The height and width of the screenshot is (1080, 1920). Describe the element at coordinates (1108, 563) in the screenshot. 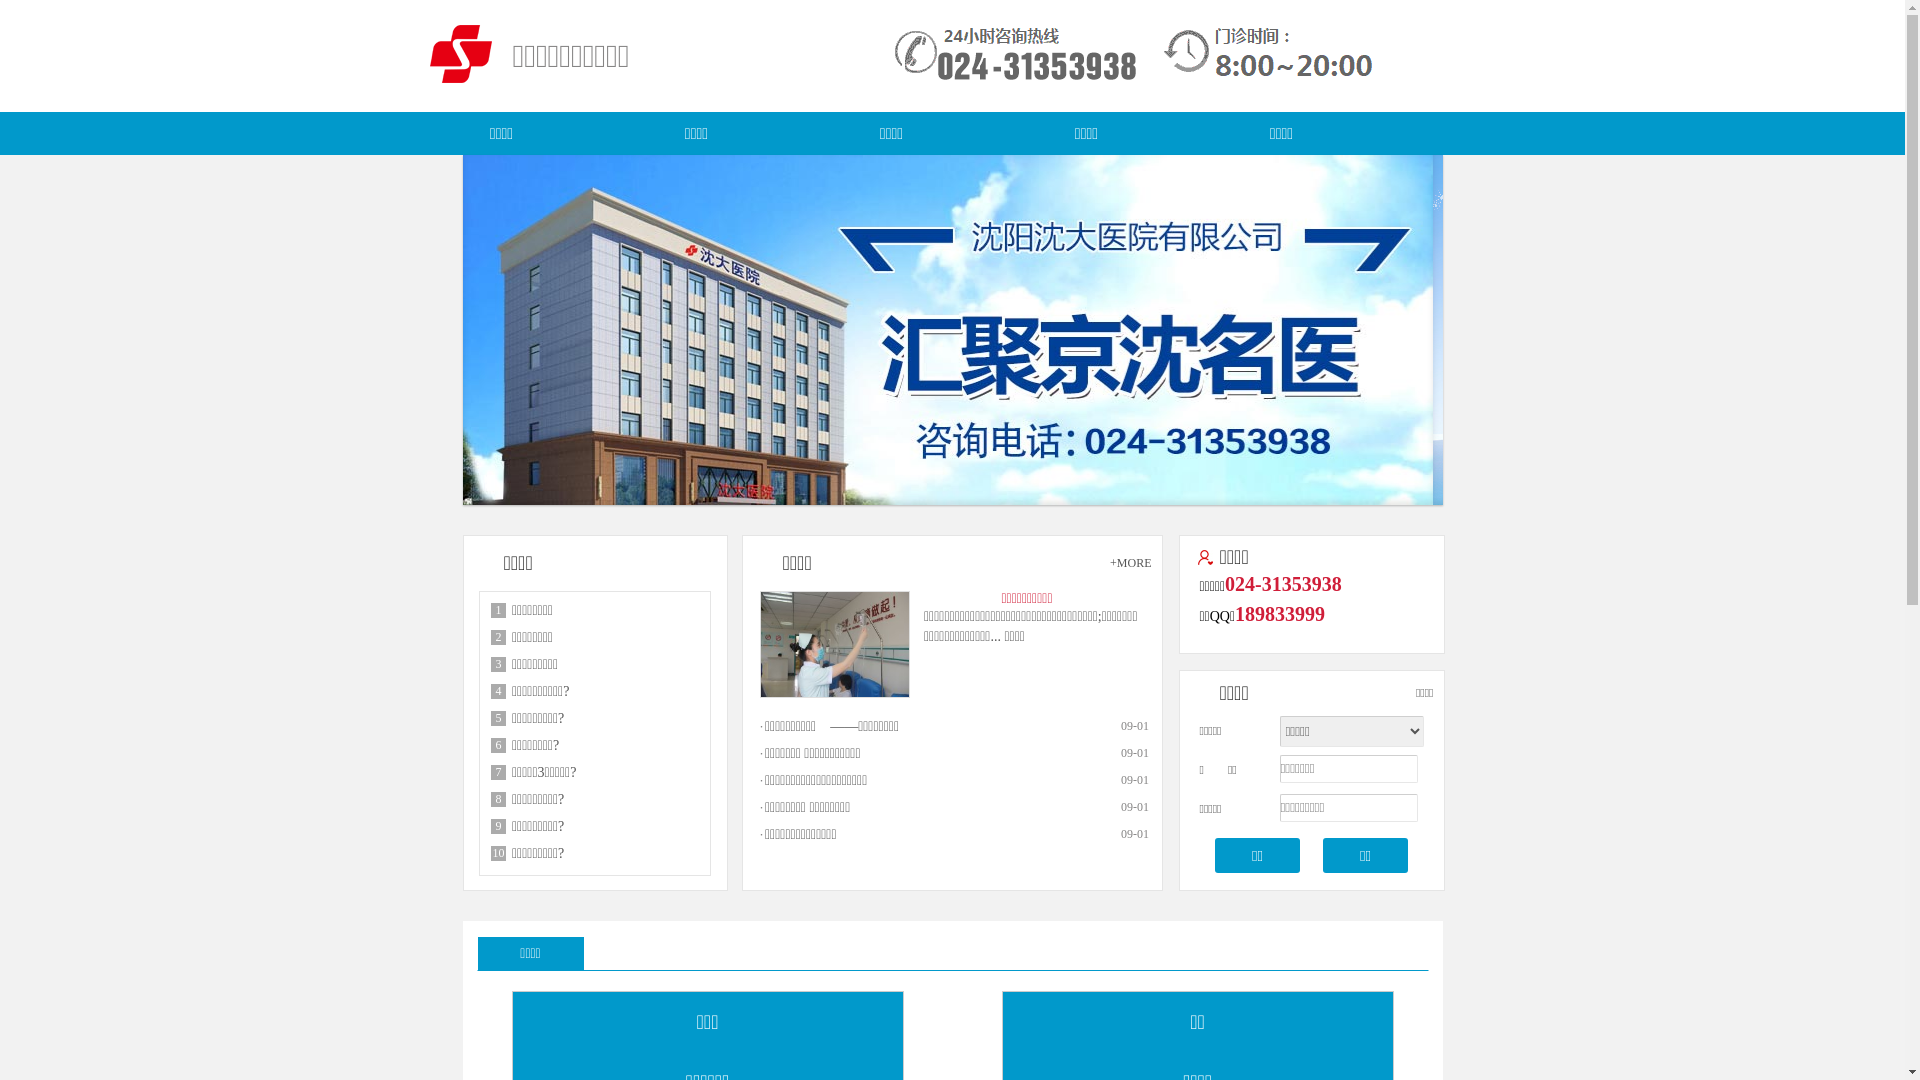

I see `'+MORE'` at that location.